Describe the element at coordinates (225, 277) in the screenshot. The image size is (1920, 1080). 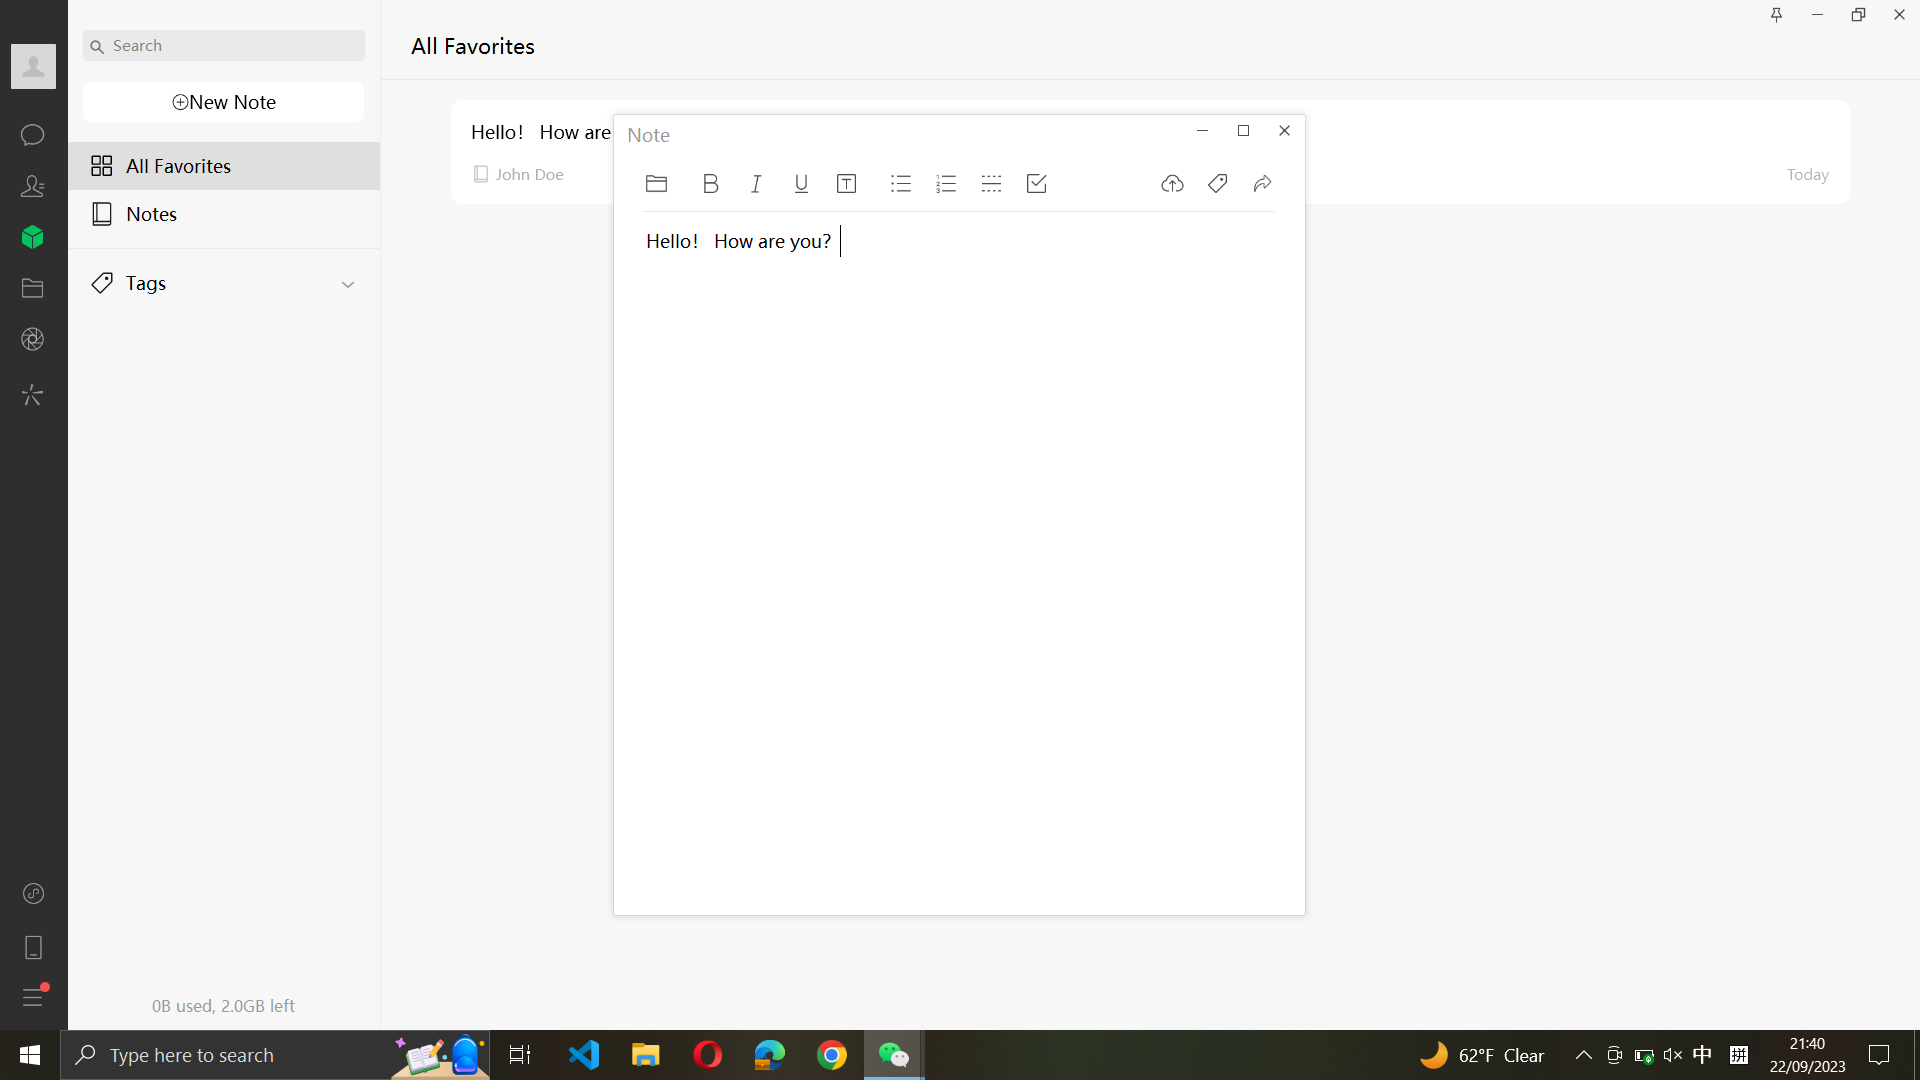
I see `View Tags` at that location.